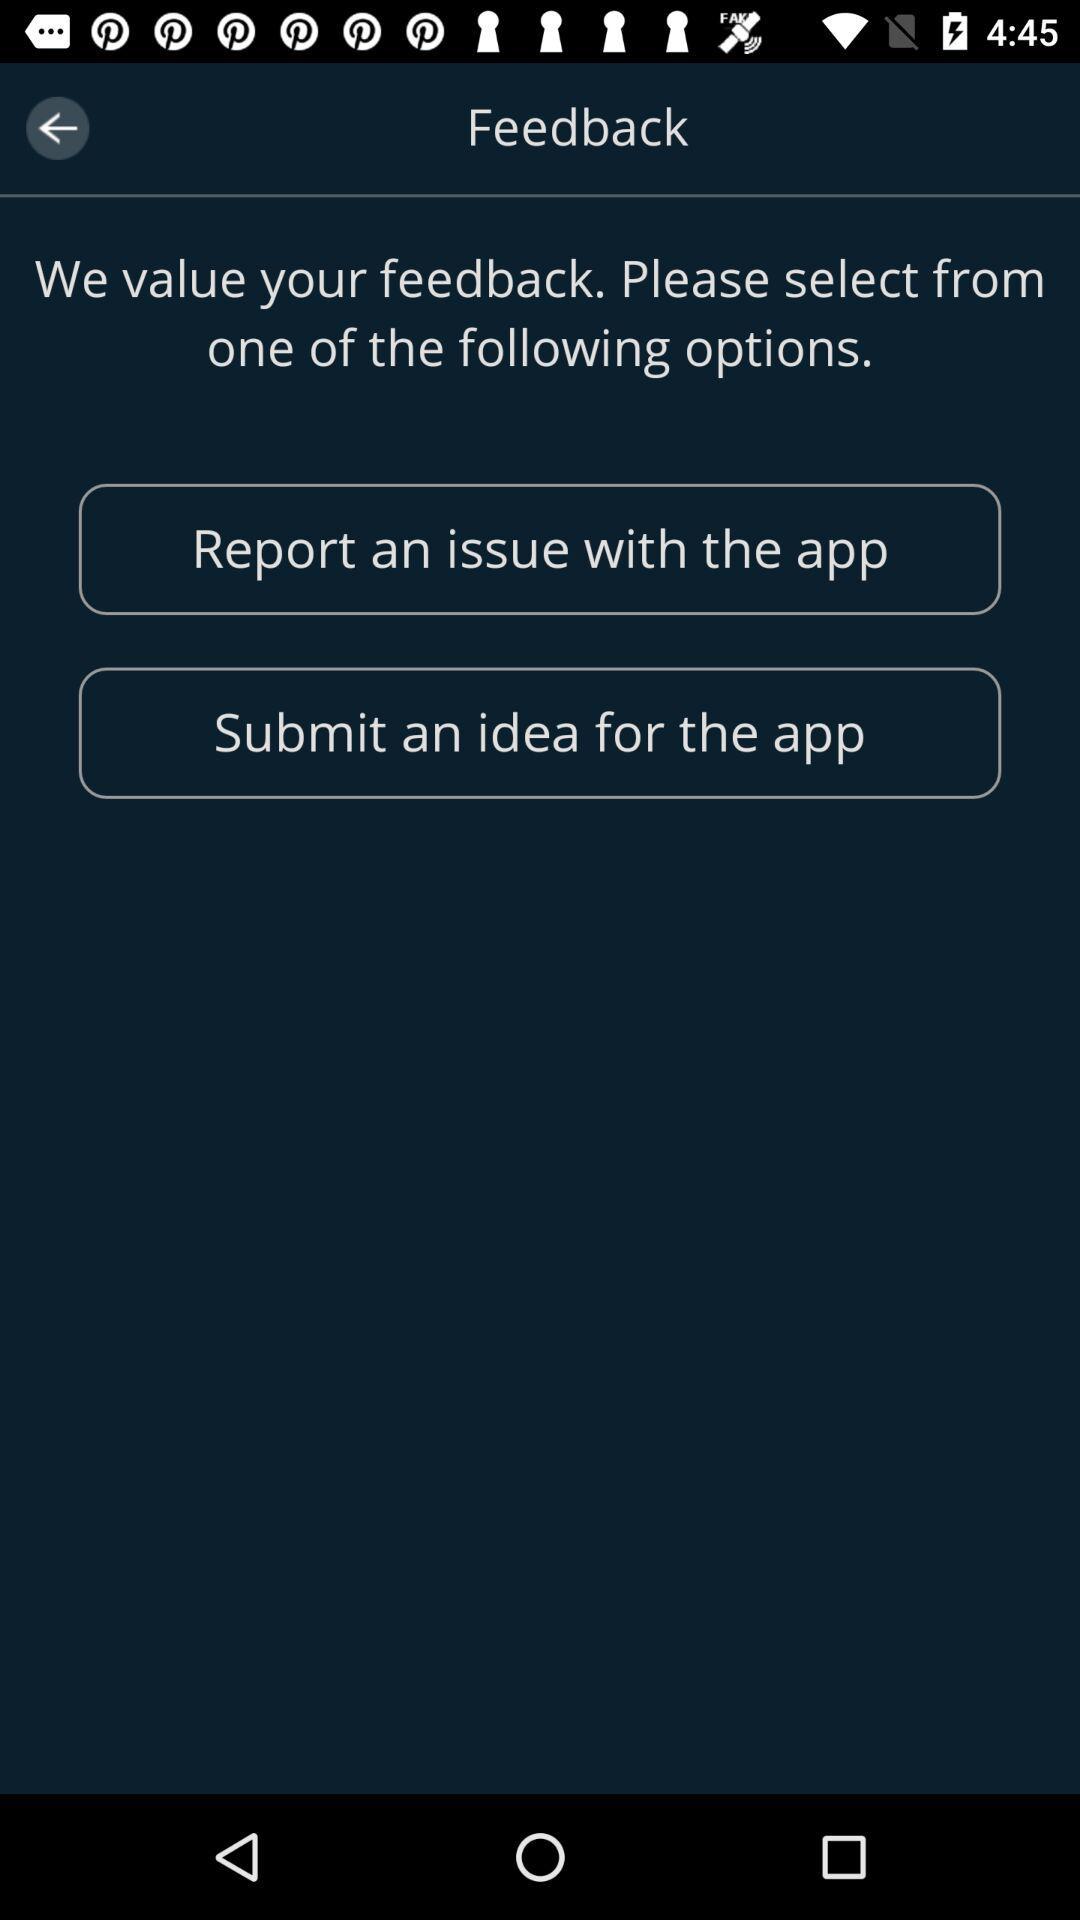 The image size is (1080, 1920). What do you see at coordinates (56, 127) in the screenshot?
I see `the arrow_backward icon` at bounding box center [56, 127].